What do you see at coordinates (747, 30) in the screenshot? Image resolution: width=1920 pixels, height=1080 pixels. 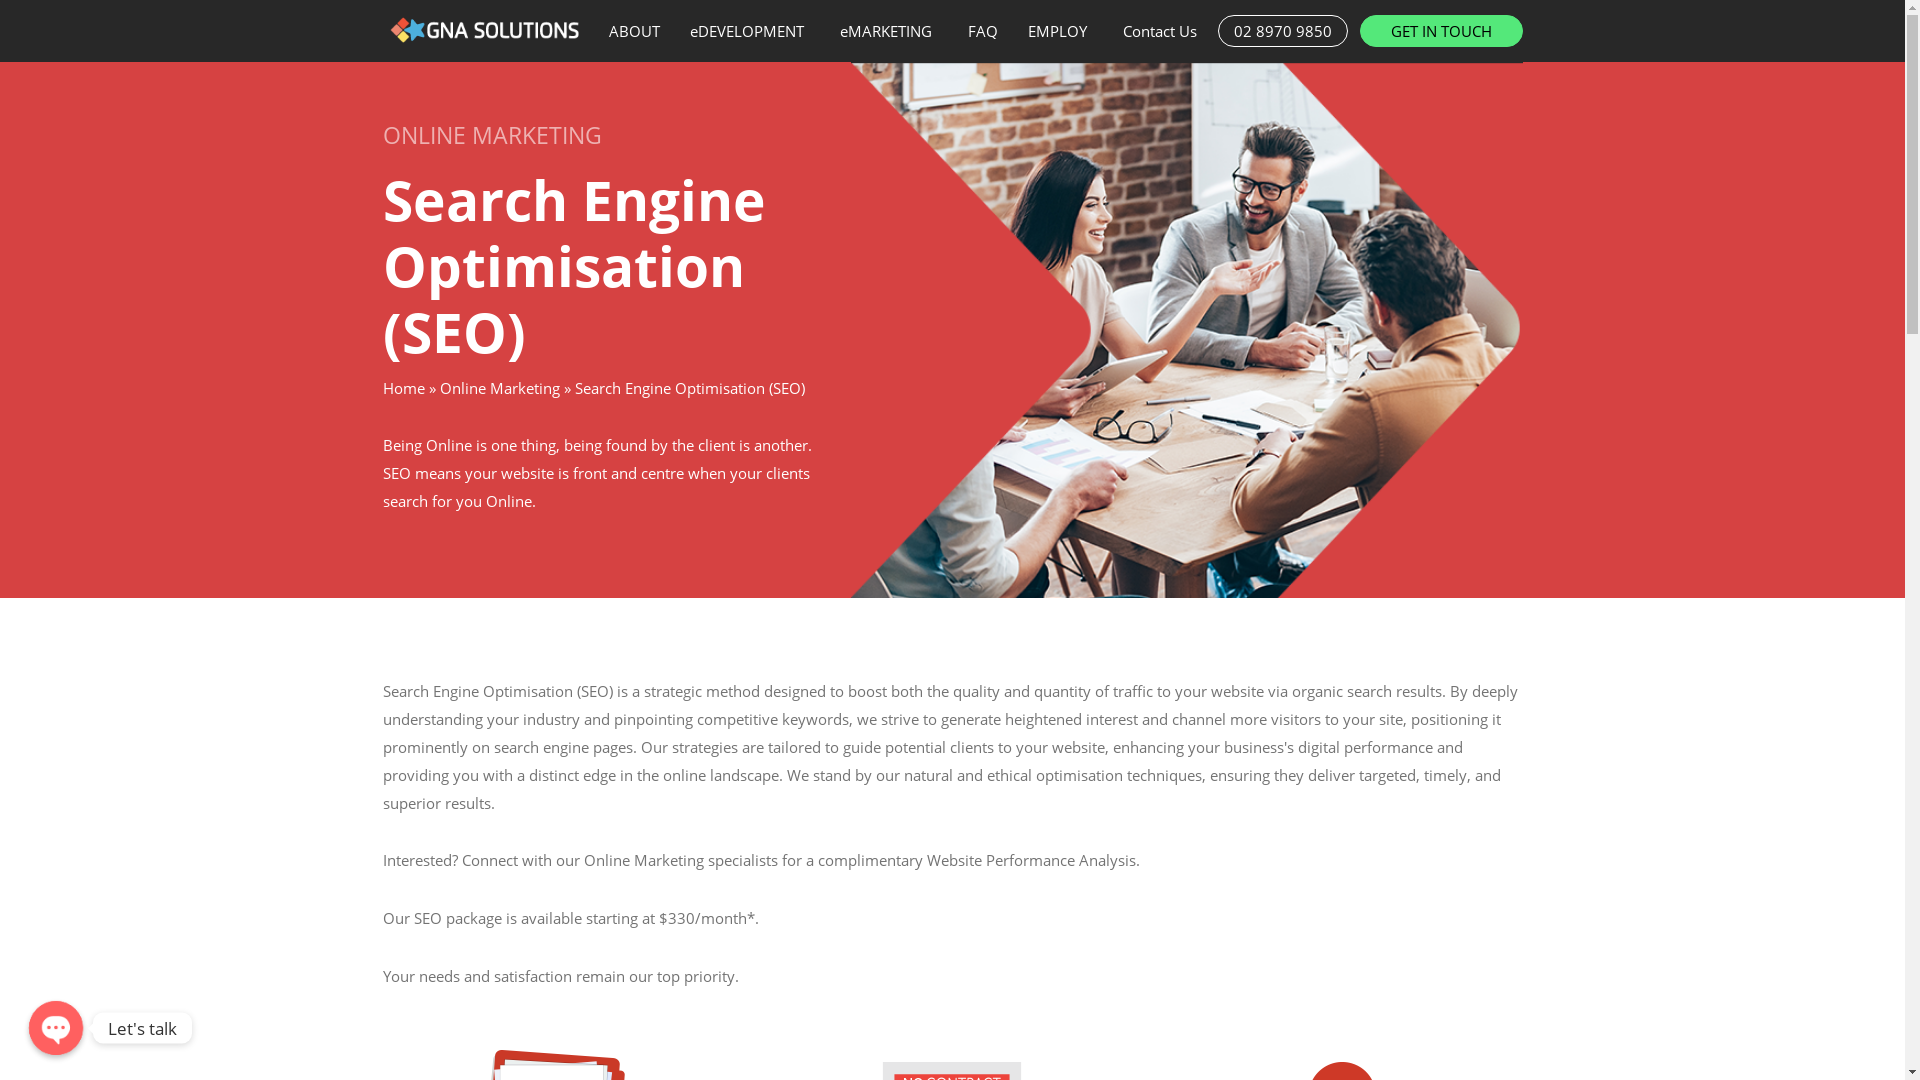 I see `'eDEVELOPMENT'` at bounding box center [747, 30].